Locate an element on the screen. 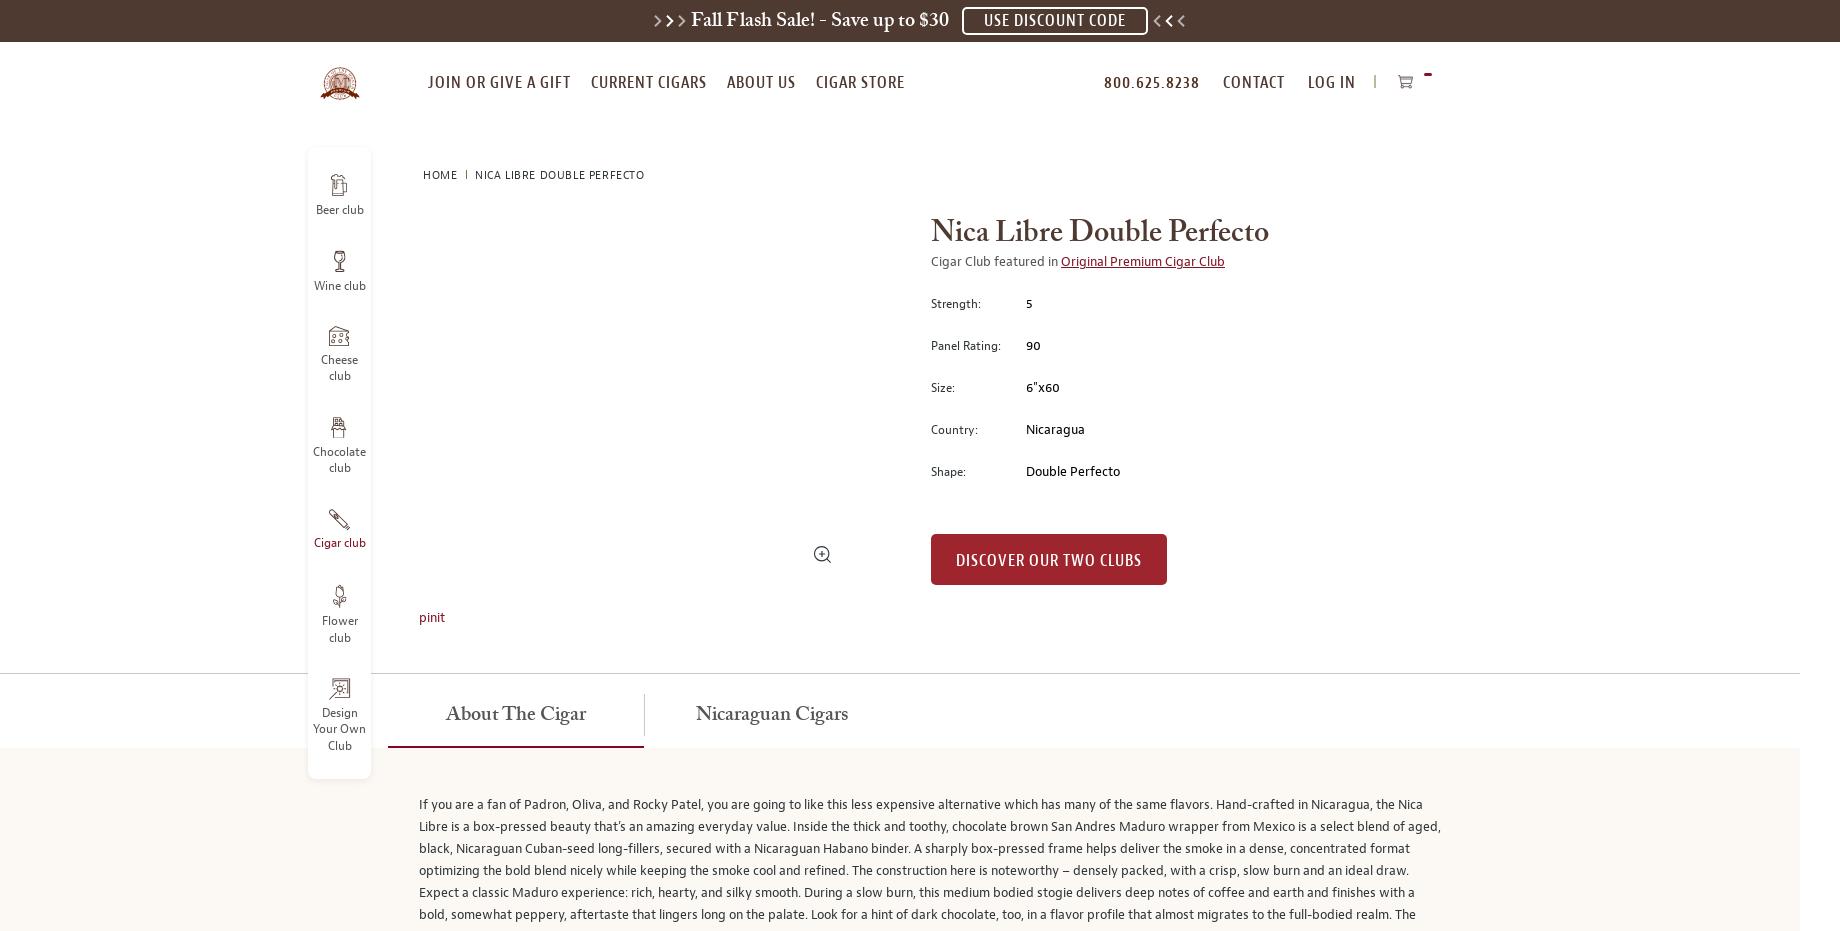 This screenshot has height=931, width=1840. 'Strength:' is located at coordinates (931, 302).